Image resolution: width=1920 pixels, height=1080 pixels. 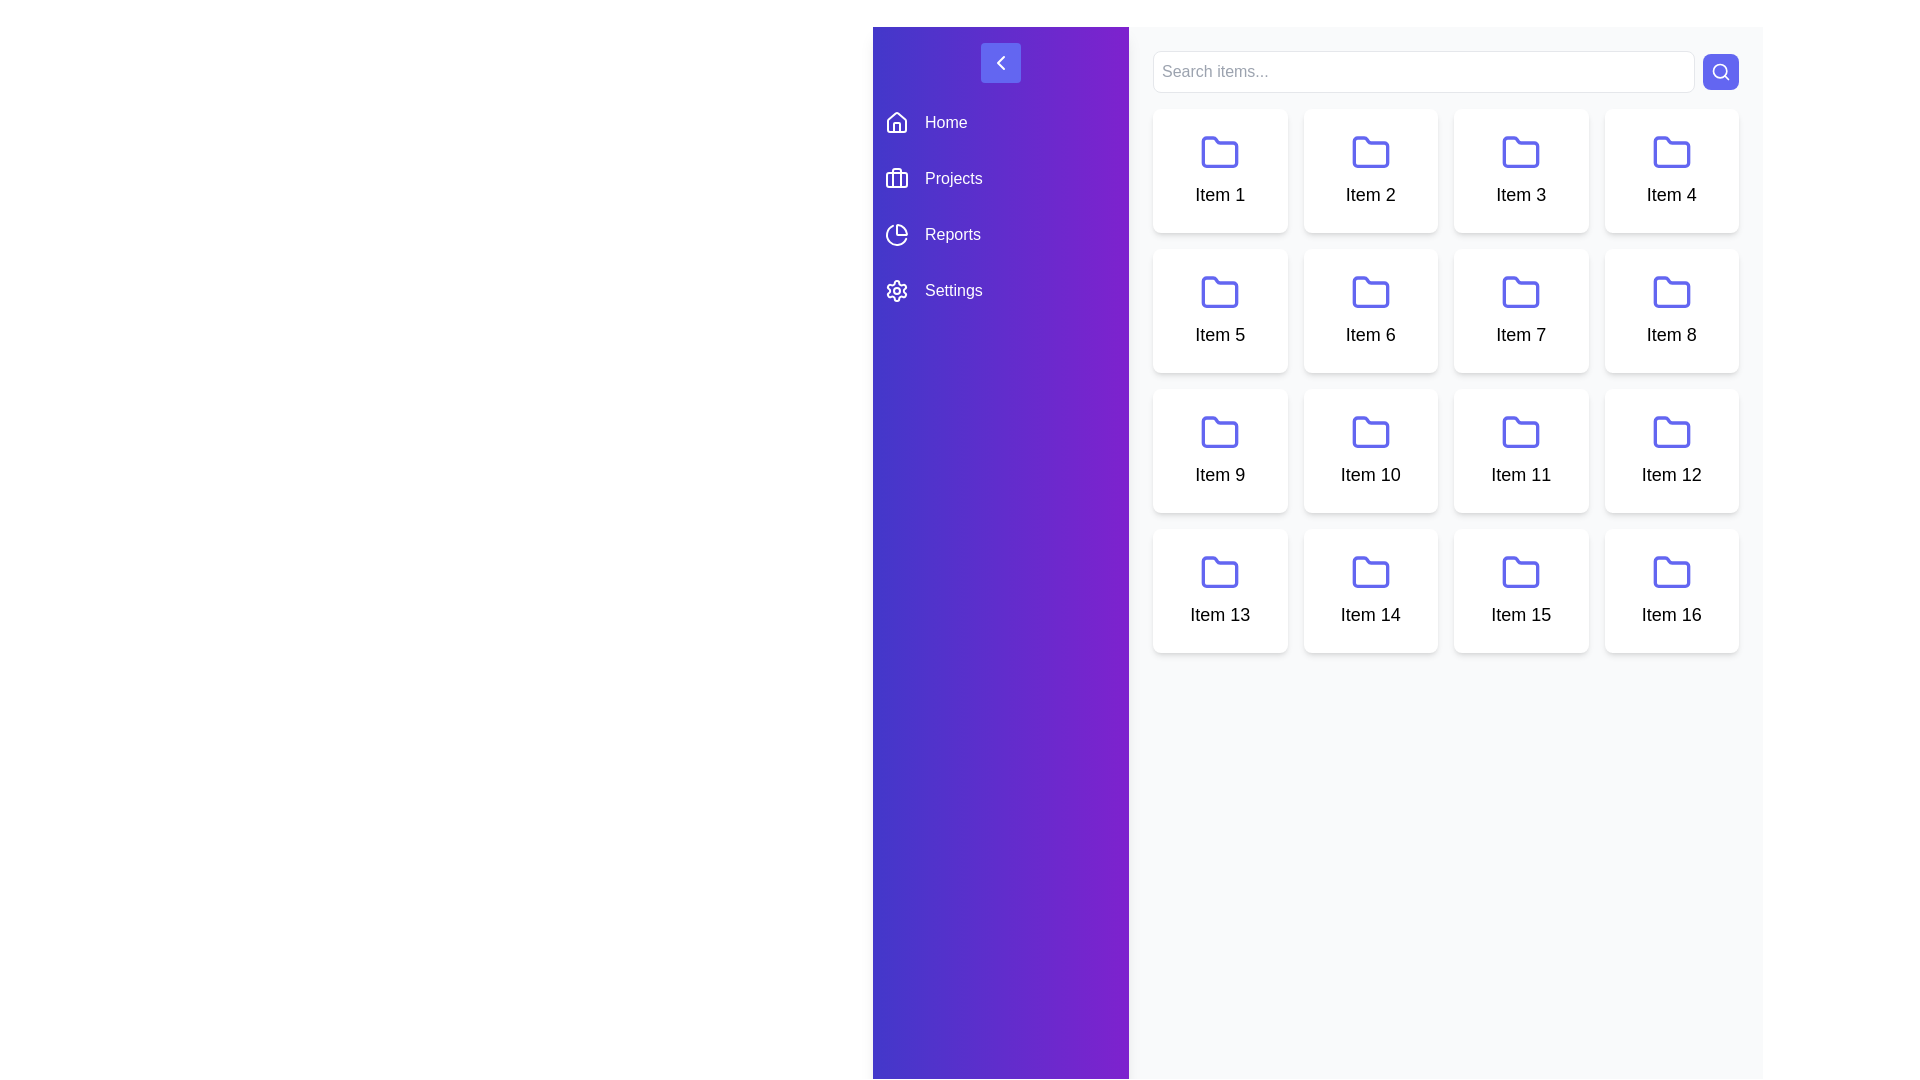 What do you see at coordinates (1001, 61) in the screenshot?
I see `arrow button to toggle the sidebar visibility` at bounding box center [1001, 61].